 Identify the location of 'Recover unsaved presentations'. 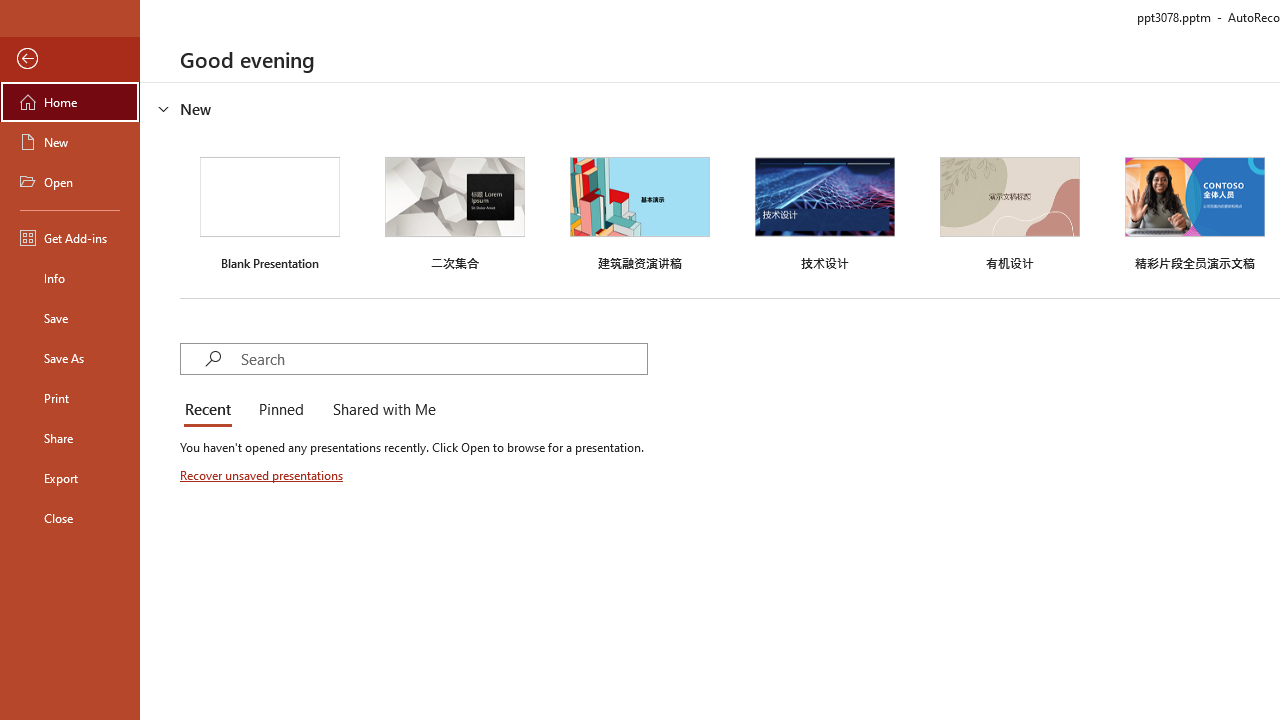
(262, 475).